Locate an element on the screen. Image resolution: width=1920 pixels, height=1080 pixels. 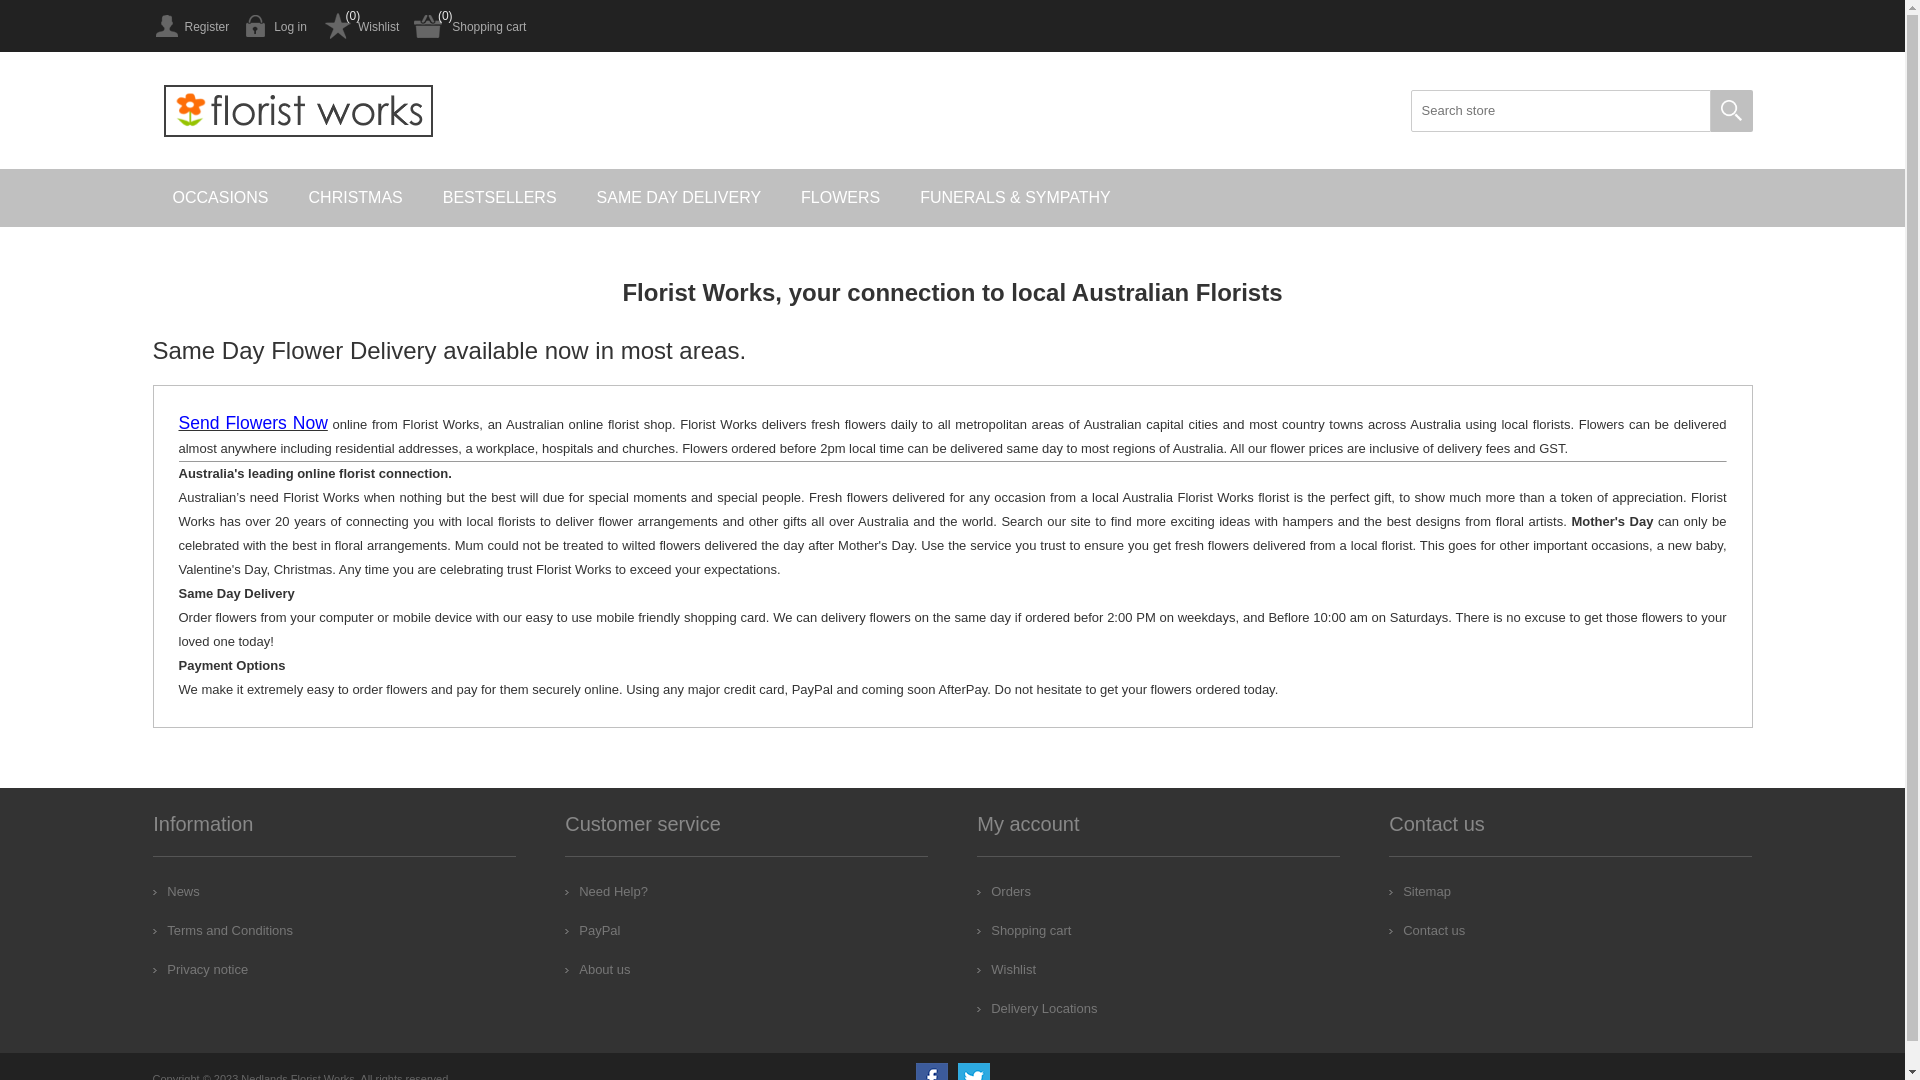
'Send Flowers Now' is located at coordinates (251, 423).